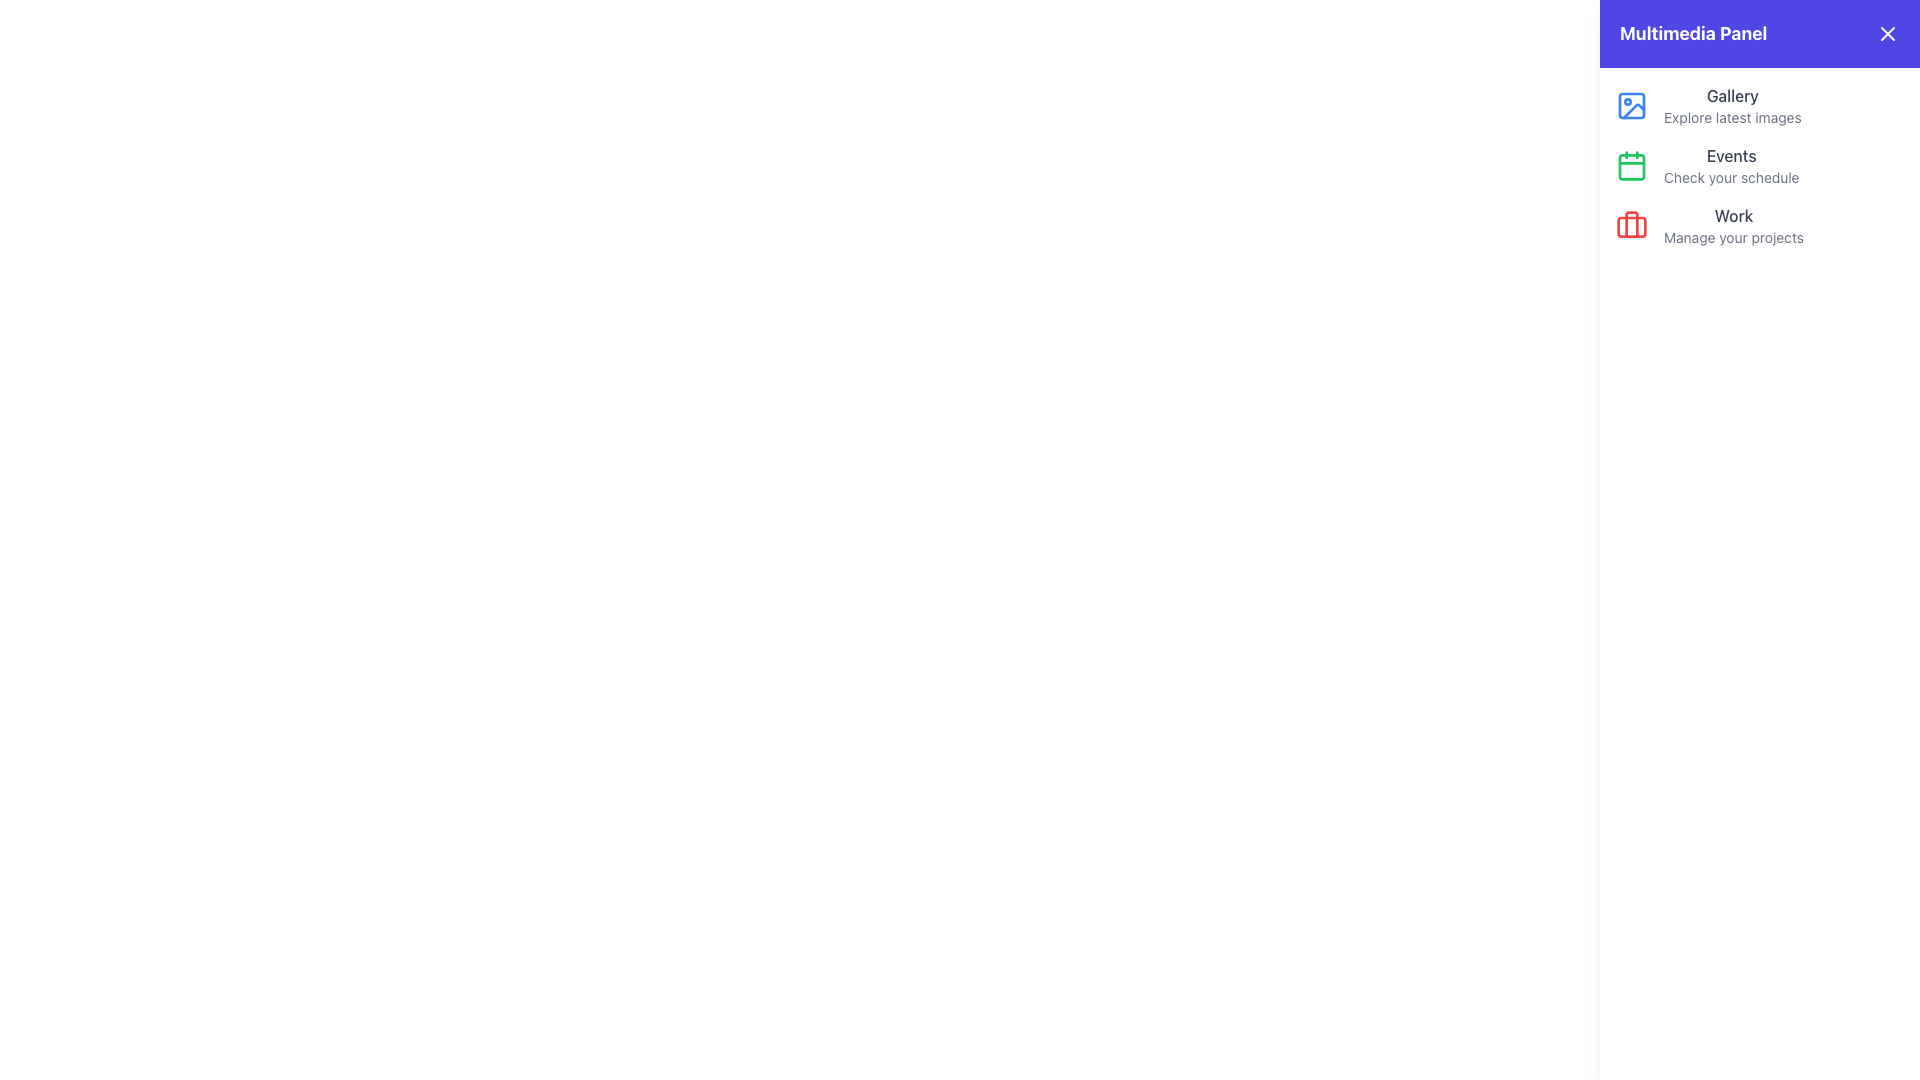  I want to click on the close button located in the upper-right corner of the 'Multimedia Panel', so click(1886, 34).